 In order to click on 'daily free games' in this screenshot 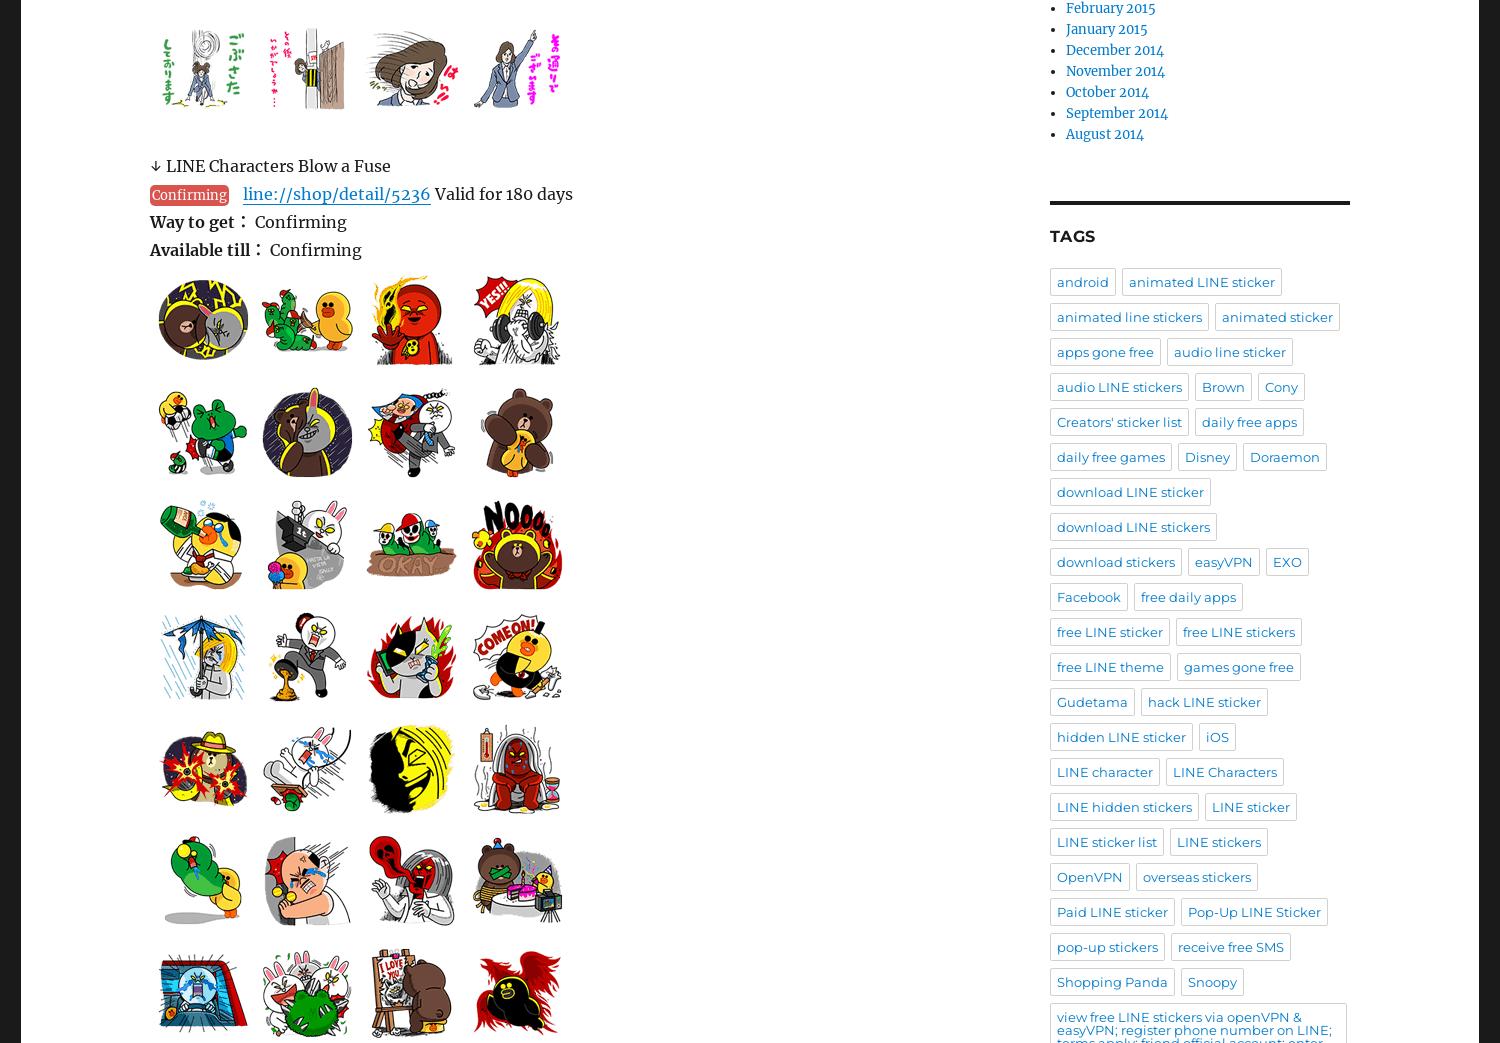, I will do `click(1110, 454)`.